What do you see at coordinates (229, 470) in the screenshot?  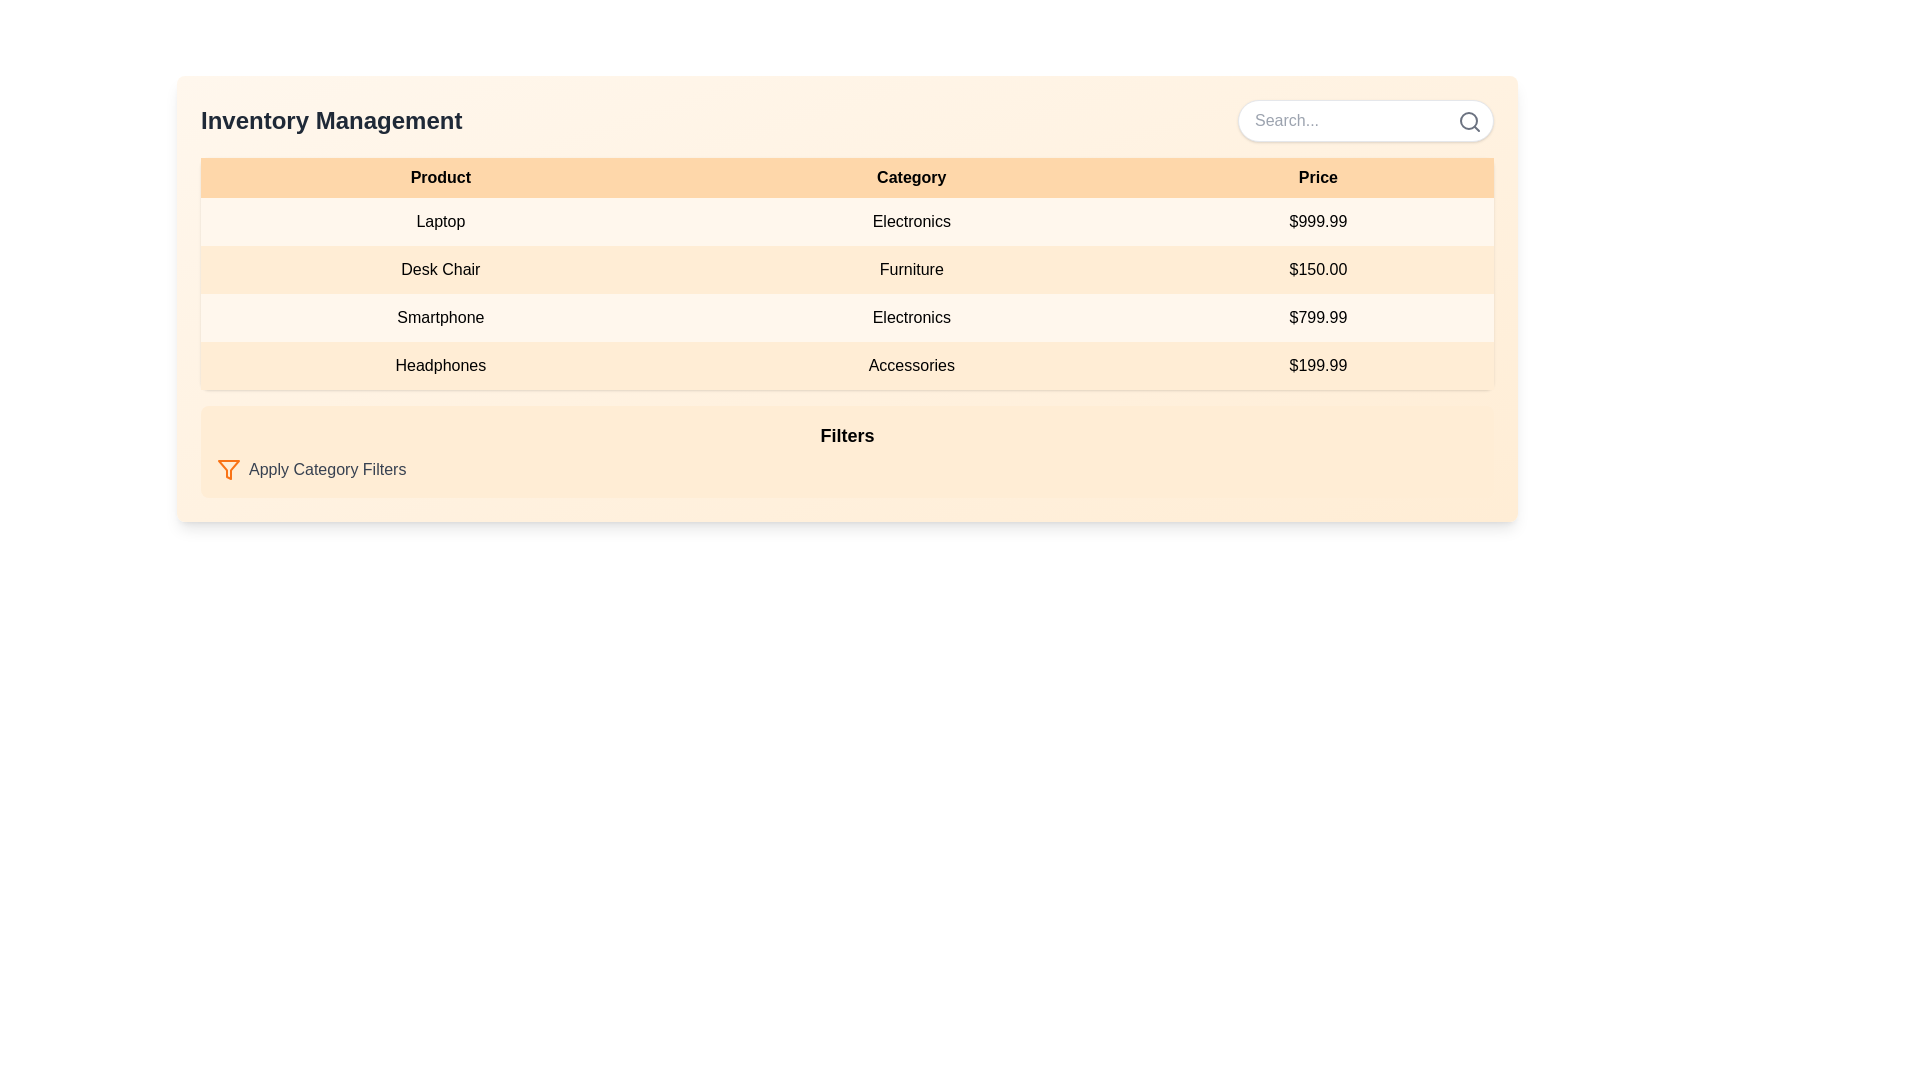 I see `the triangular-shaped orange filter icon located at the bottom-left corner of the interface, adjacent to the 'Apply Category Filters' label` at bounding box center [229, 470].